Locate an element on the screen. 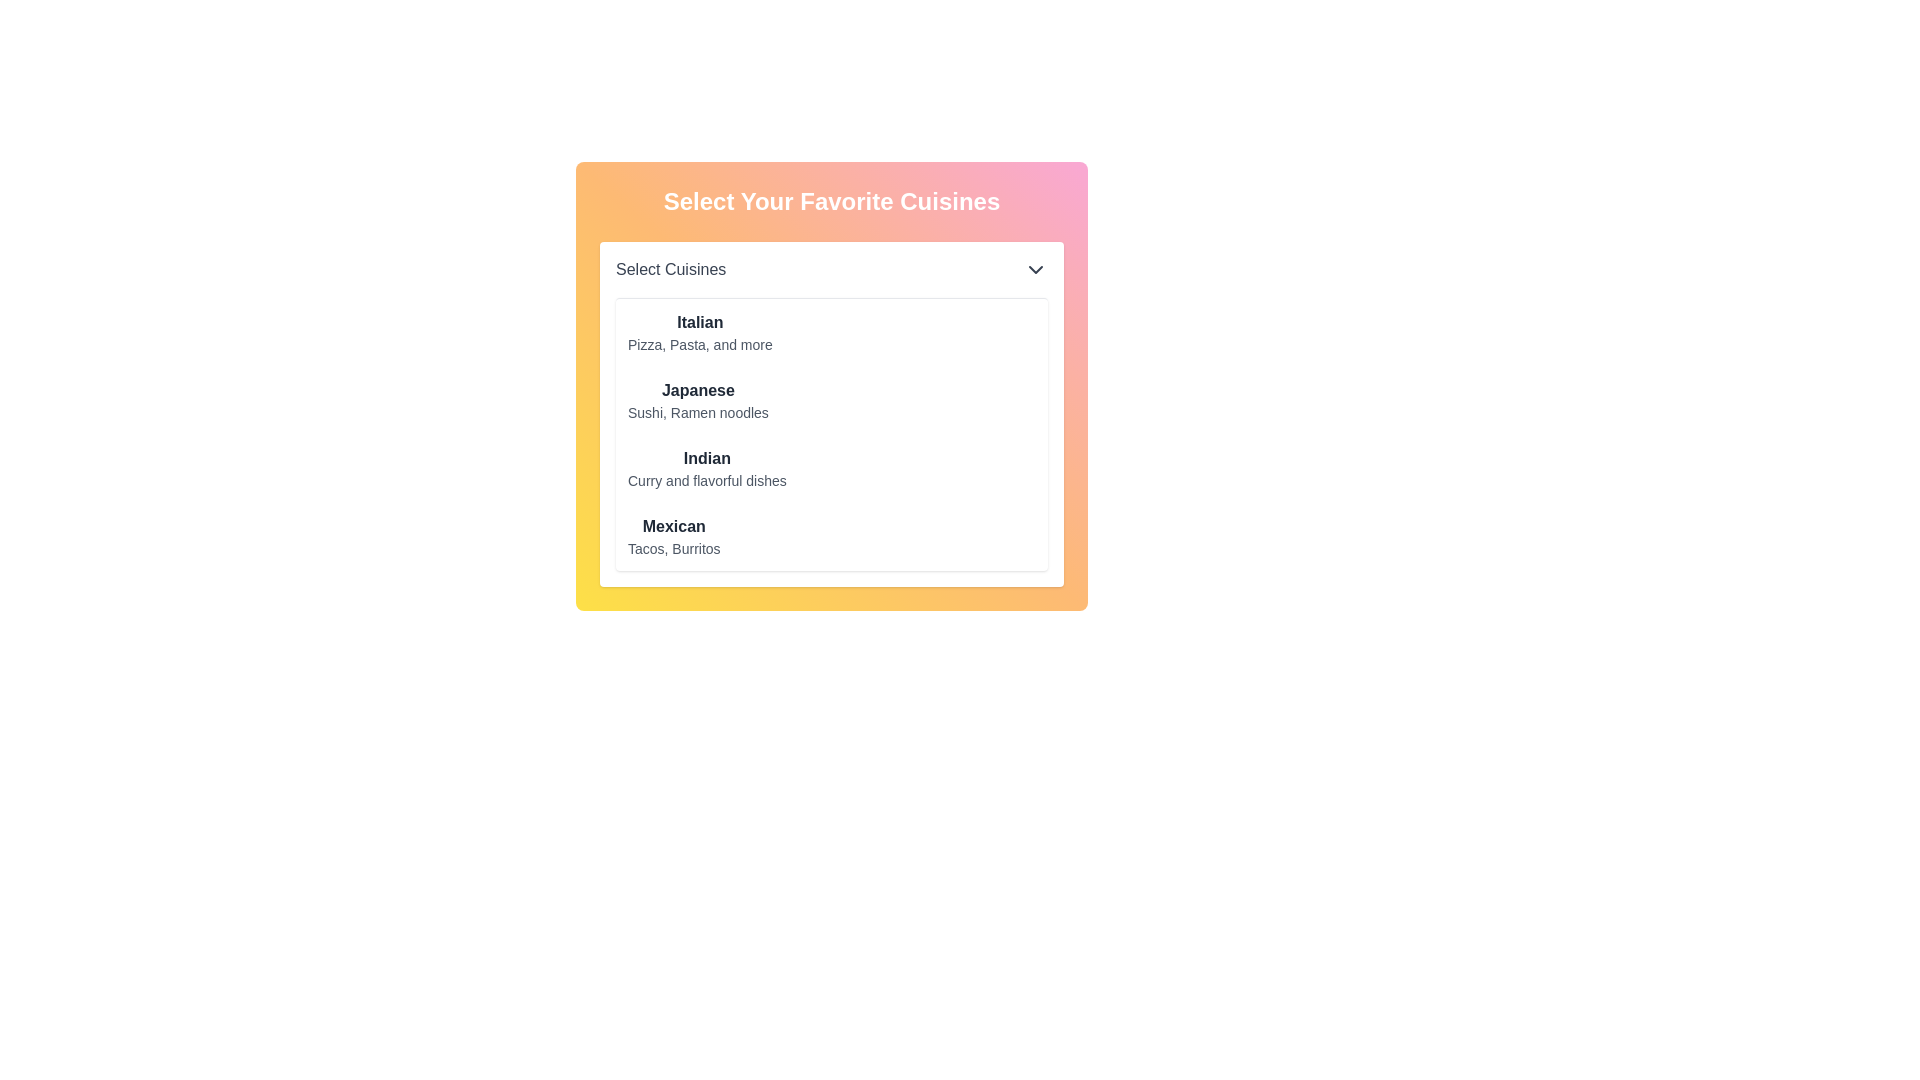 This screenshot has width=1920, height=1080. the static text label displaying 'Indian' in bold dark gray font, located in the third entry of a vertical list of cuisines between 'Japanese' and 'Mexican' is located at coordinates (707, 459).